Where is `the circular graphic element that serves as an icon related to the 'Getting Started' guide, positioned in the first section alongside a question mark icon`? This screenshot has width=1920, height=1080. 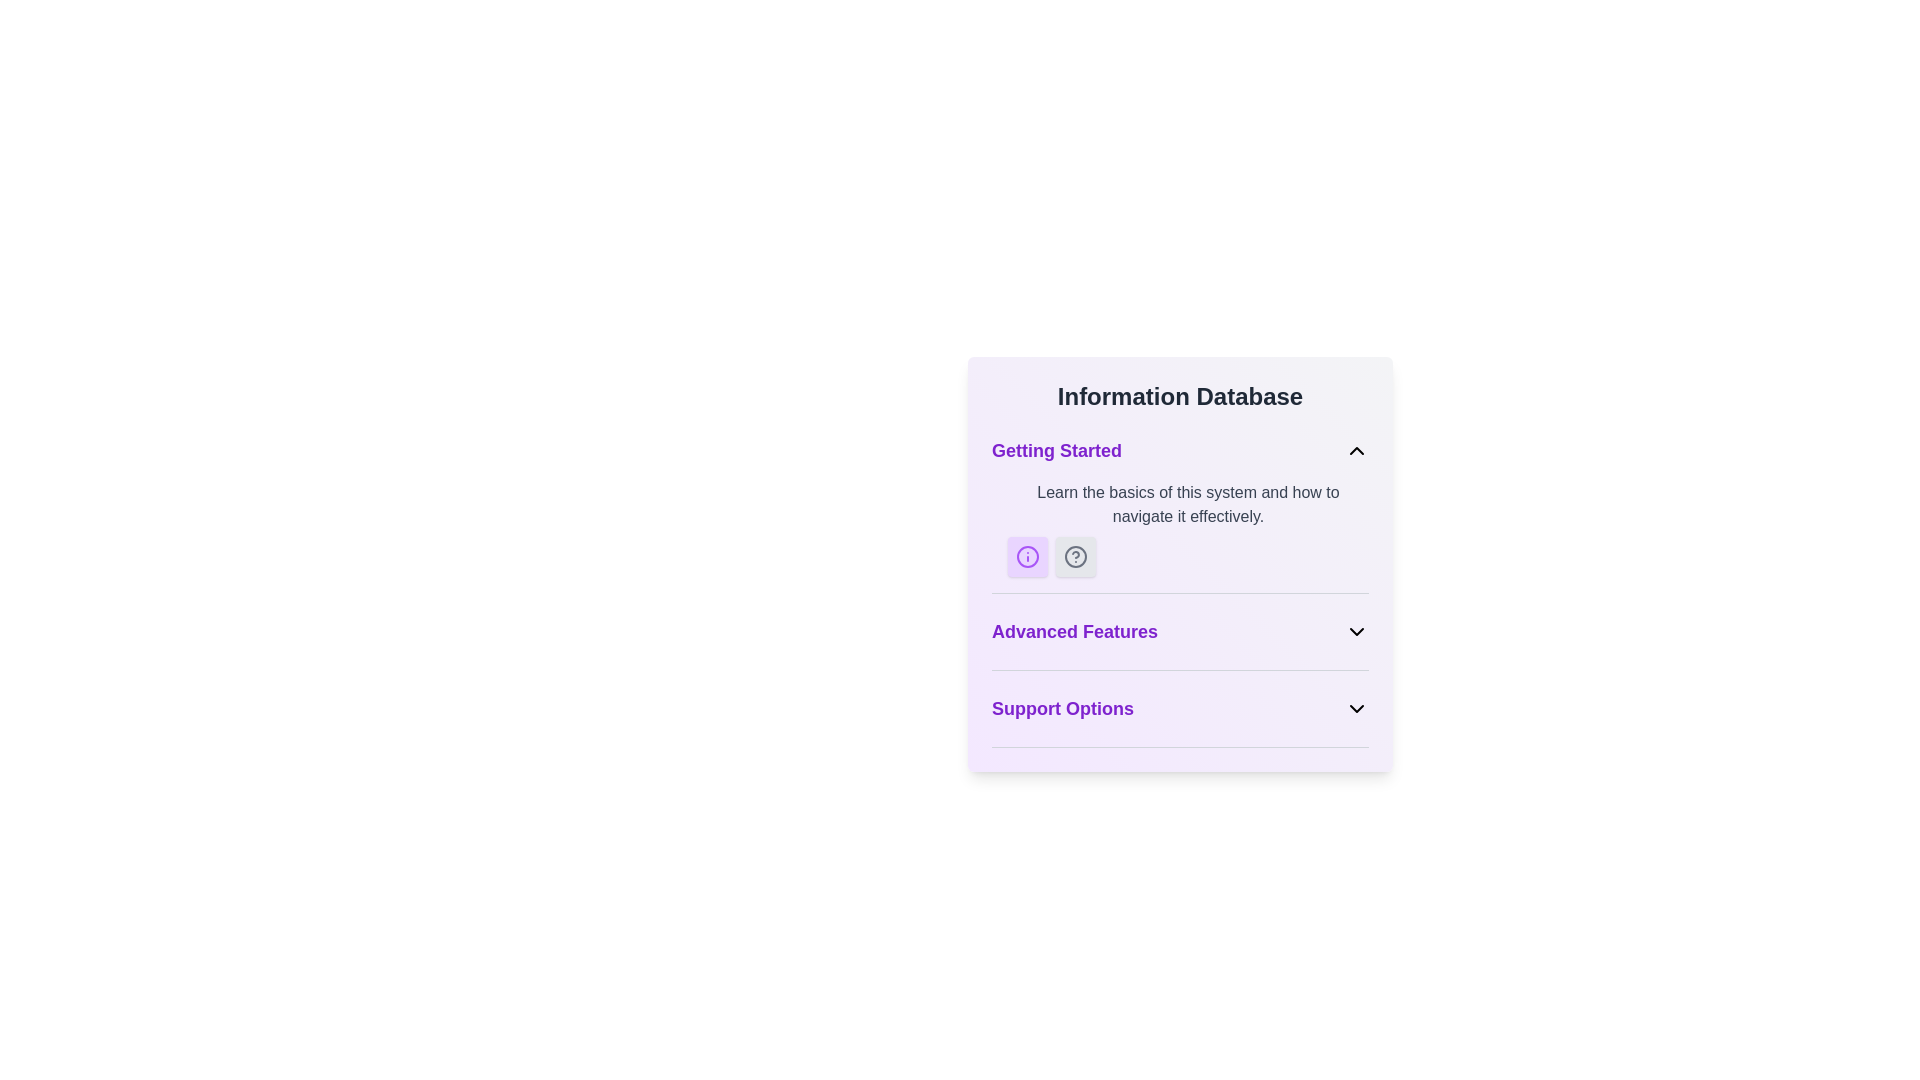
the circular graphic element that serves as an icon related to the 'Getting Started' guide, positioned in the first section alongside a question mark icon is located at coordinates (1027, 556).